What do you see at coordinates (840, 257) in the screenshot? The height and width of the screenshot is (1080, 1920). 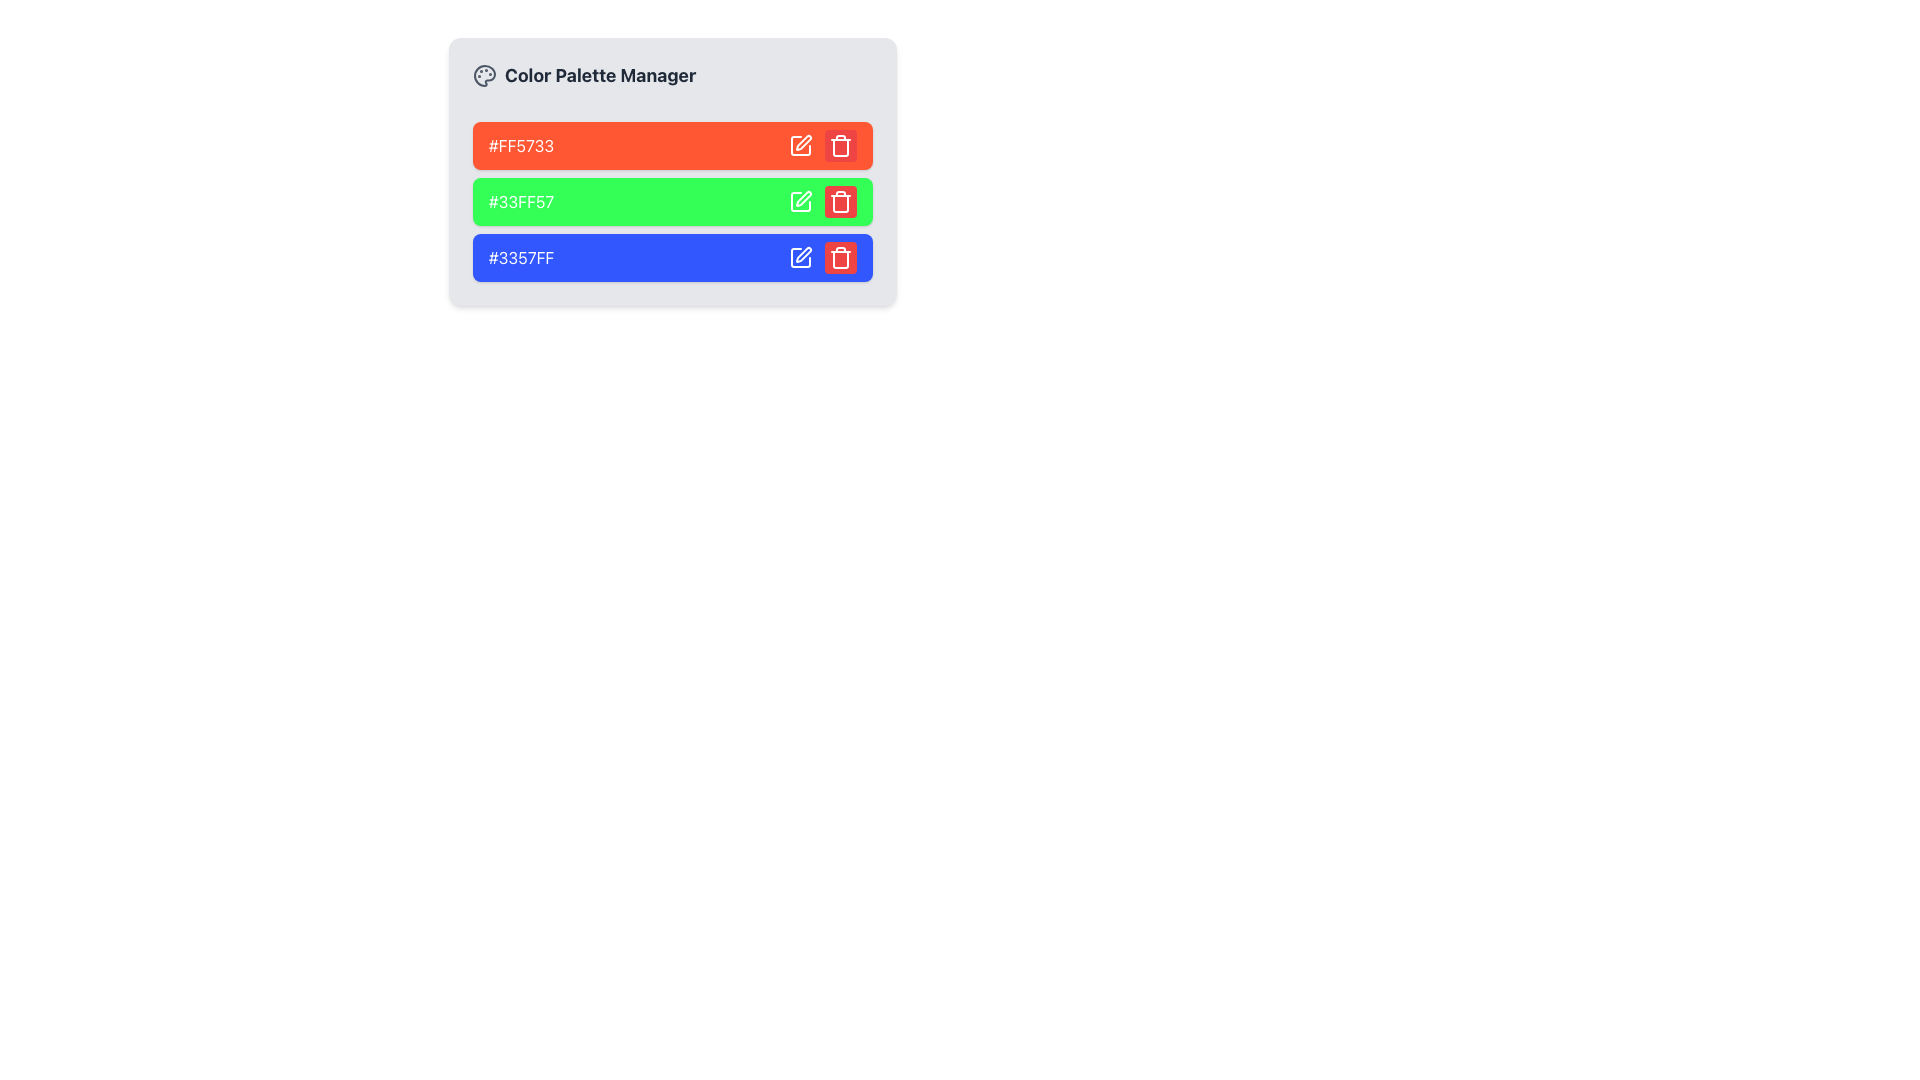 I see `the delete button located in the rightmost section of the action toolbar, which is associated with the blue bar labeled '#3357FF'` at bounding box center [840, 257].